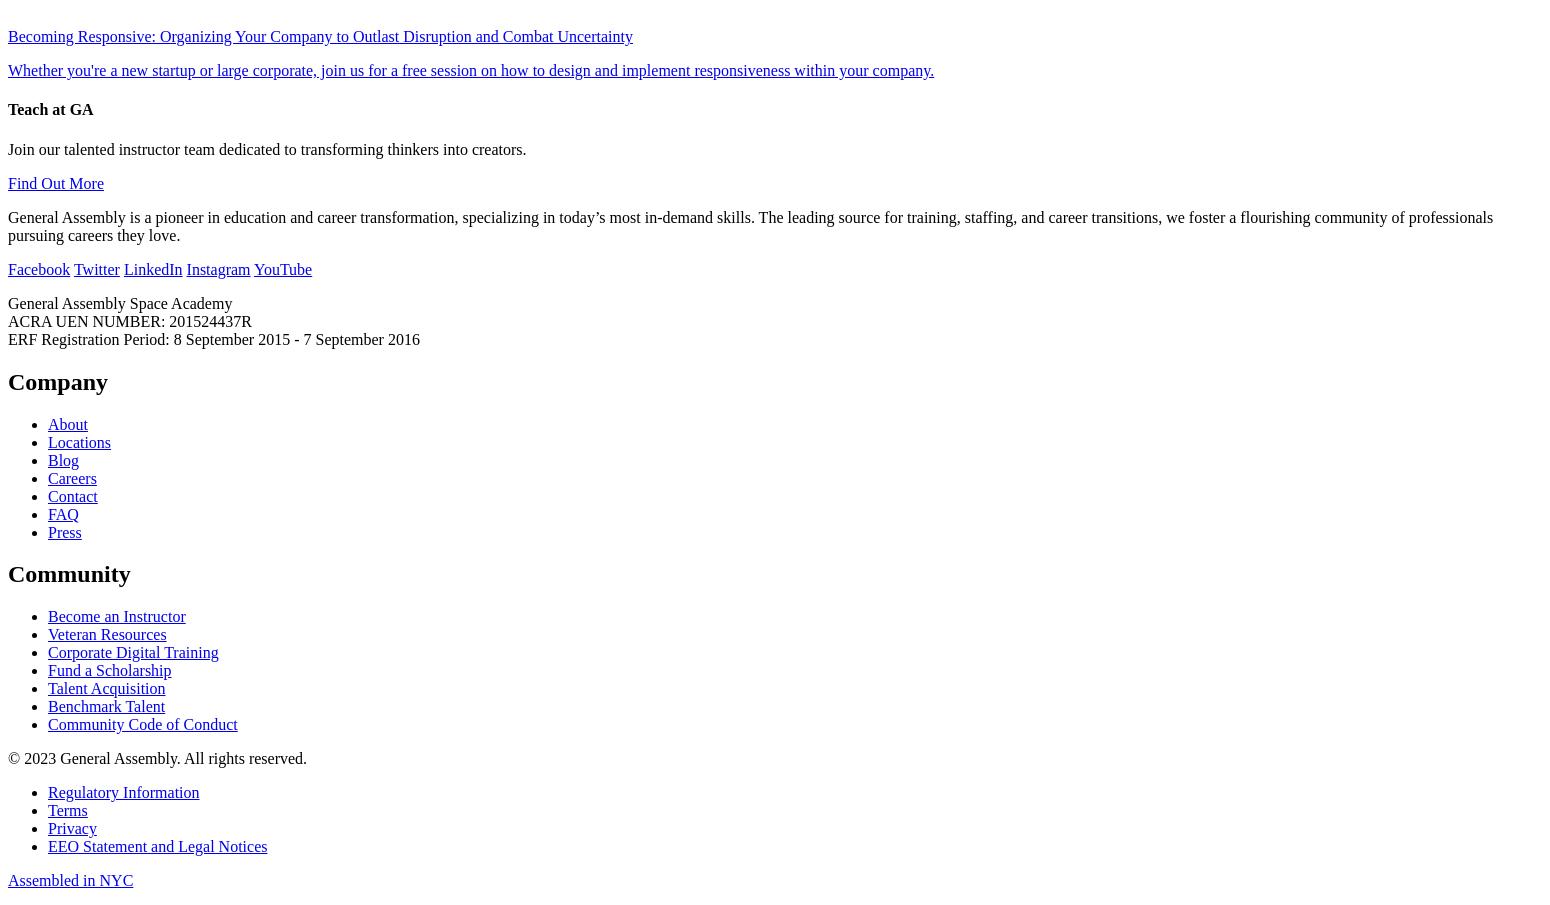  Describe the element at coordinates (319, 35) in the screenshot. I see `'Becoming Responsive: Organizing Your Company to Outlast Disruption and Combat Uncertainty'` at that location.